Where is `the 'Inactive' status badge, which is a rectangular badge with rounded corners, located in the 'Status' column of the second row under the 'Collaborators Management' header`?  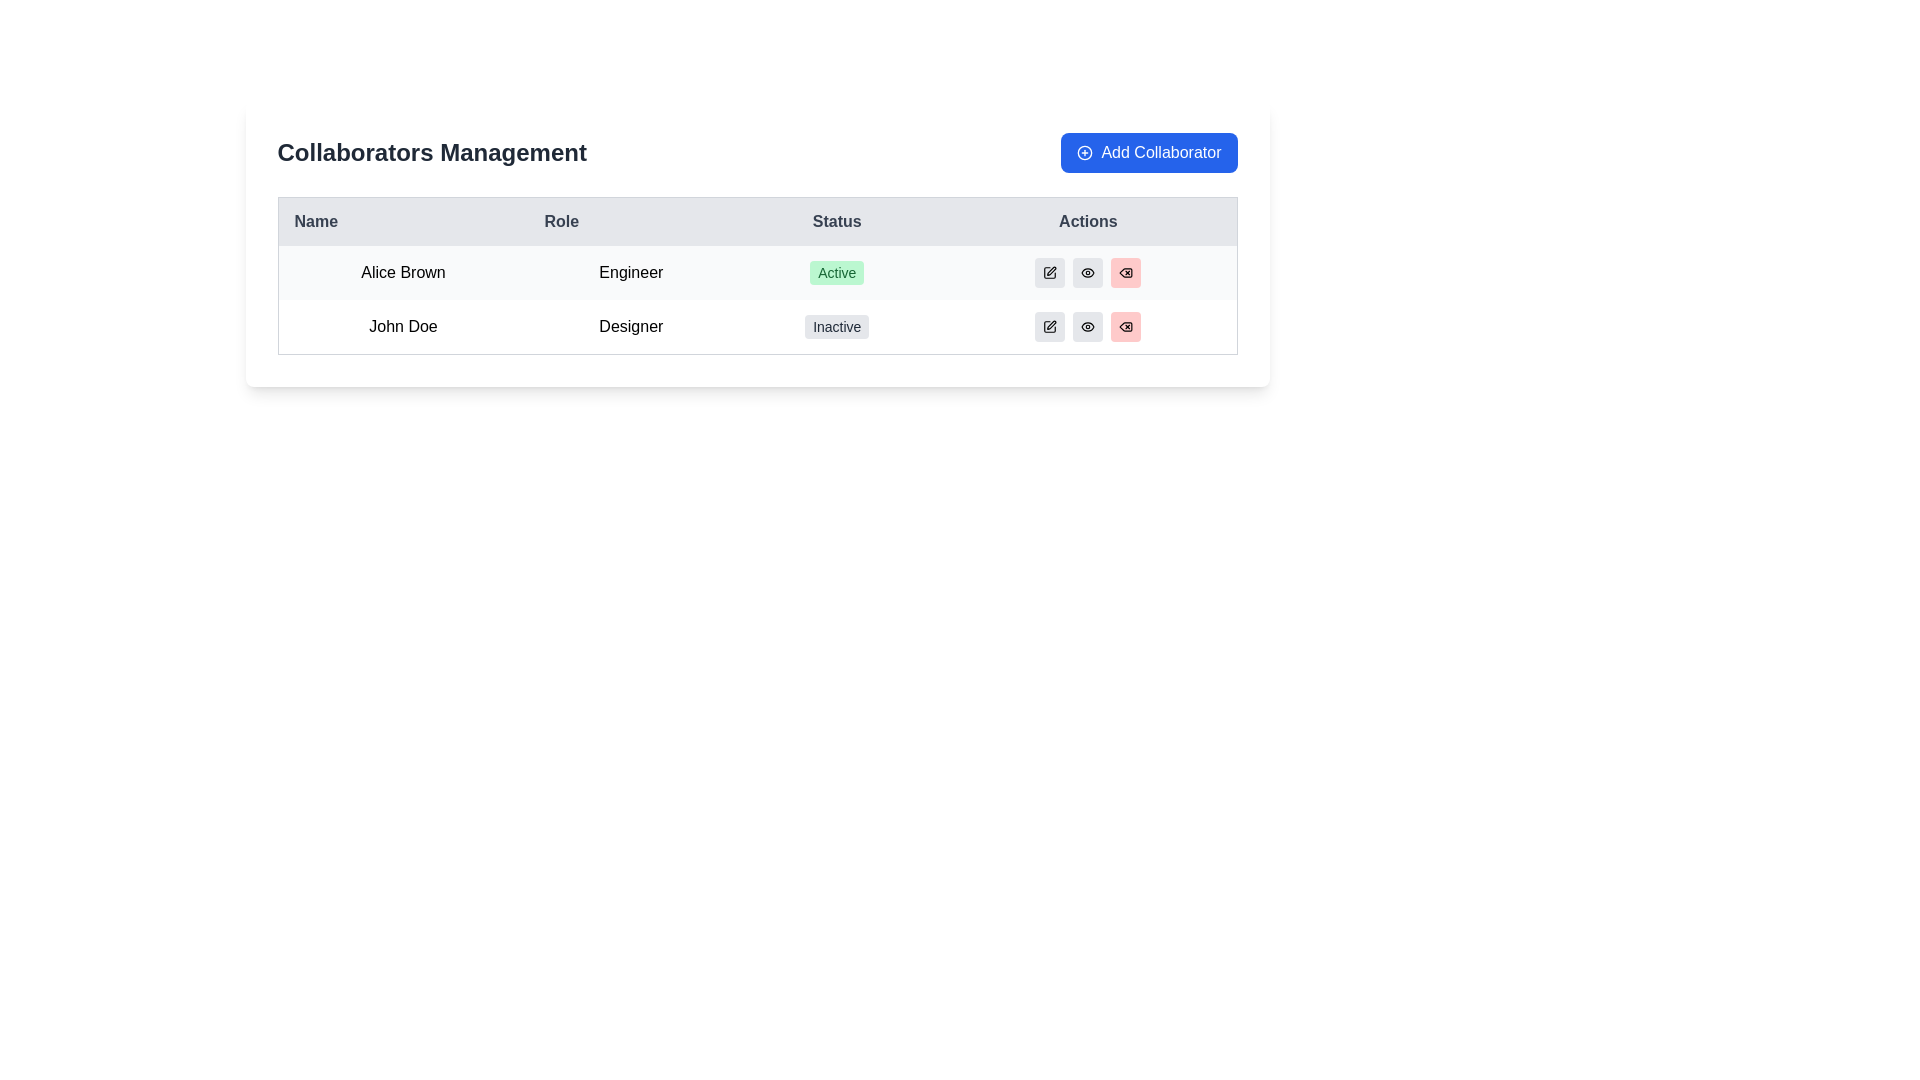 the 'Inactive' status badge, which is a rectangular badge with rounded corners, located in the 'Status' column of the second row under the 'Collaborators Management' header is located at coordinates (837, 326).